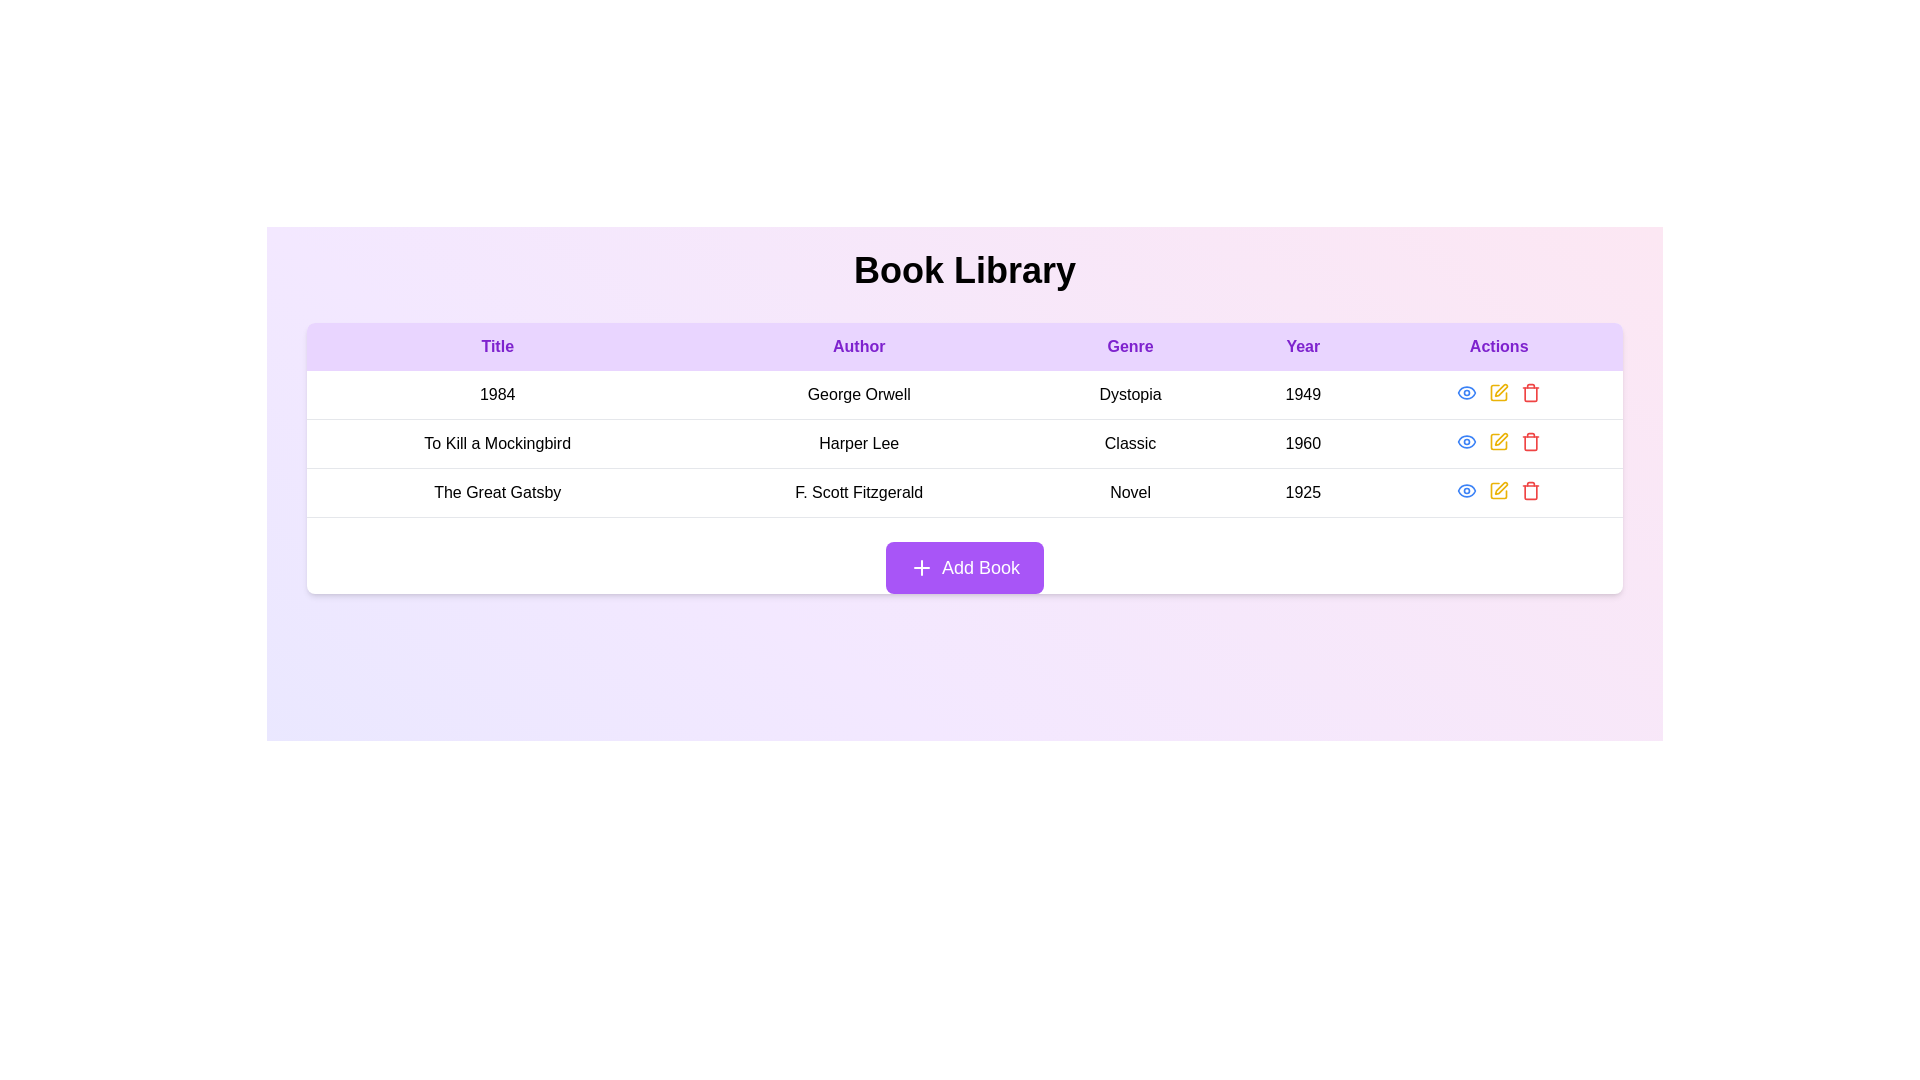 The height and width of the screenshot is (1080, 1920). Describe the element at coordinates (964, 567) in the screenshot. I see `the 'Add Book' button, which has a vibrant purple background and a white plus icon` at that location.